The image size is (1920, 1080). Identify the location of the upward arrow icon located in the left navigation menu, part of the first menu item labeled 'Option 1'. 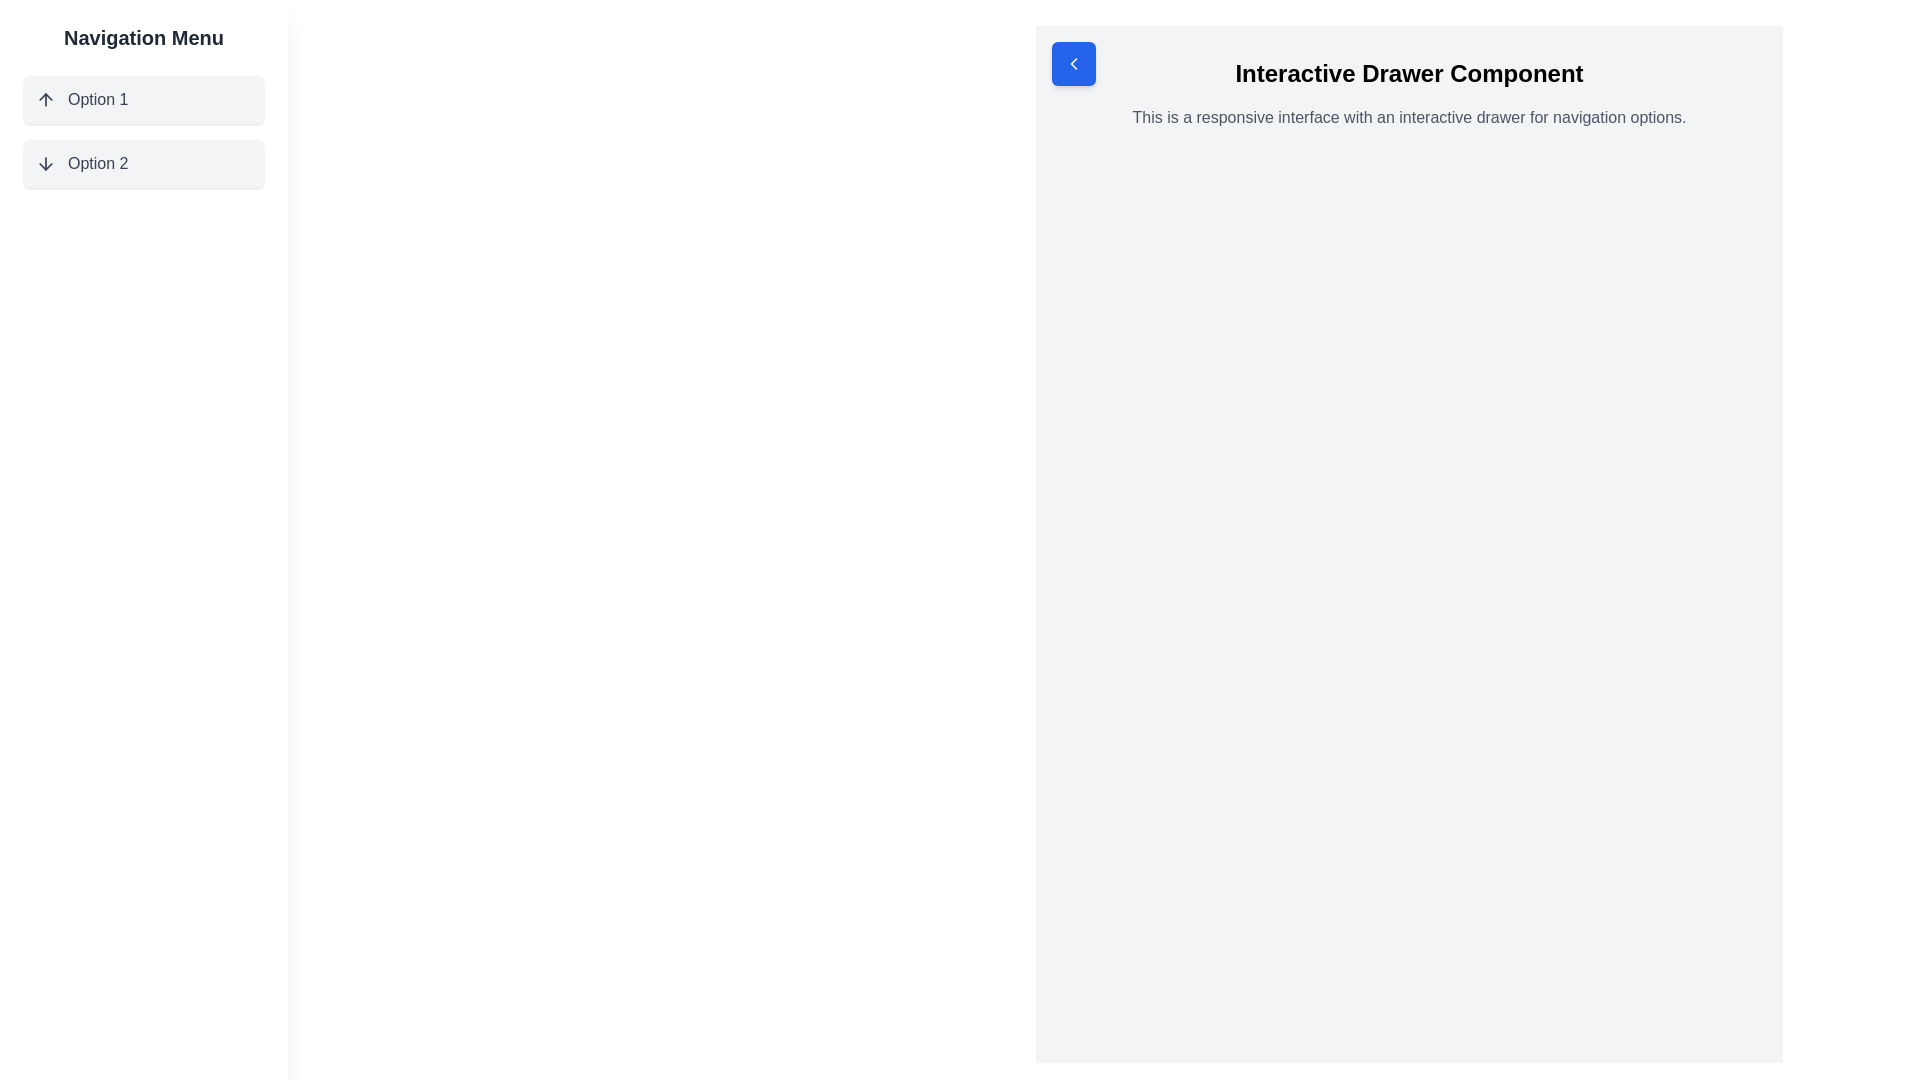
(46, 100).